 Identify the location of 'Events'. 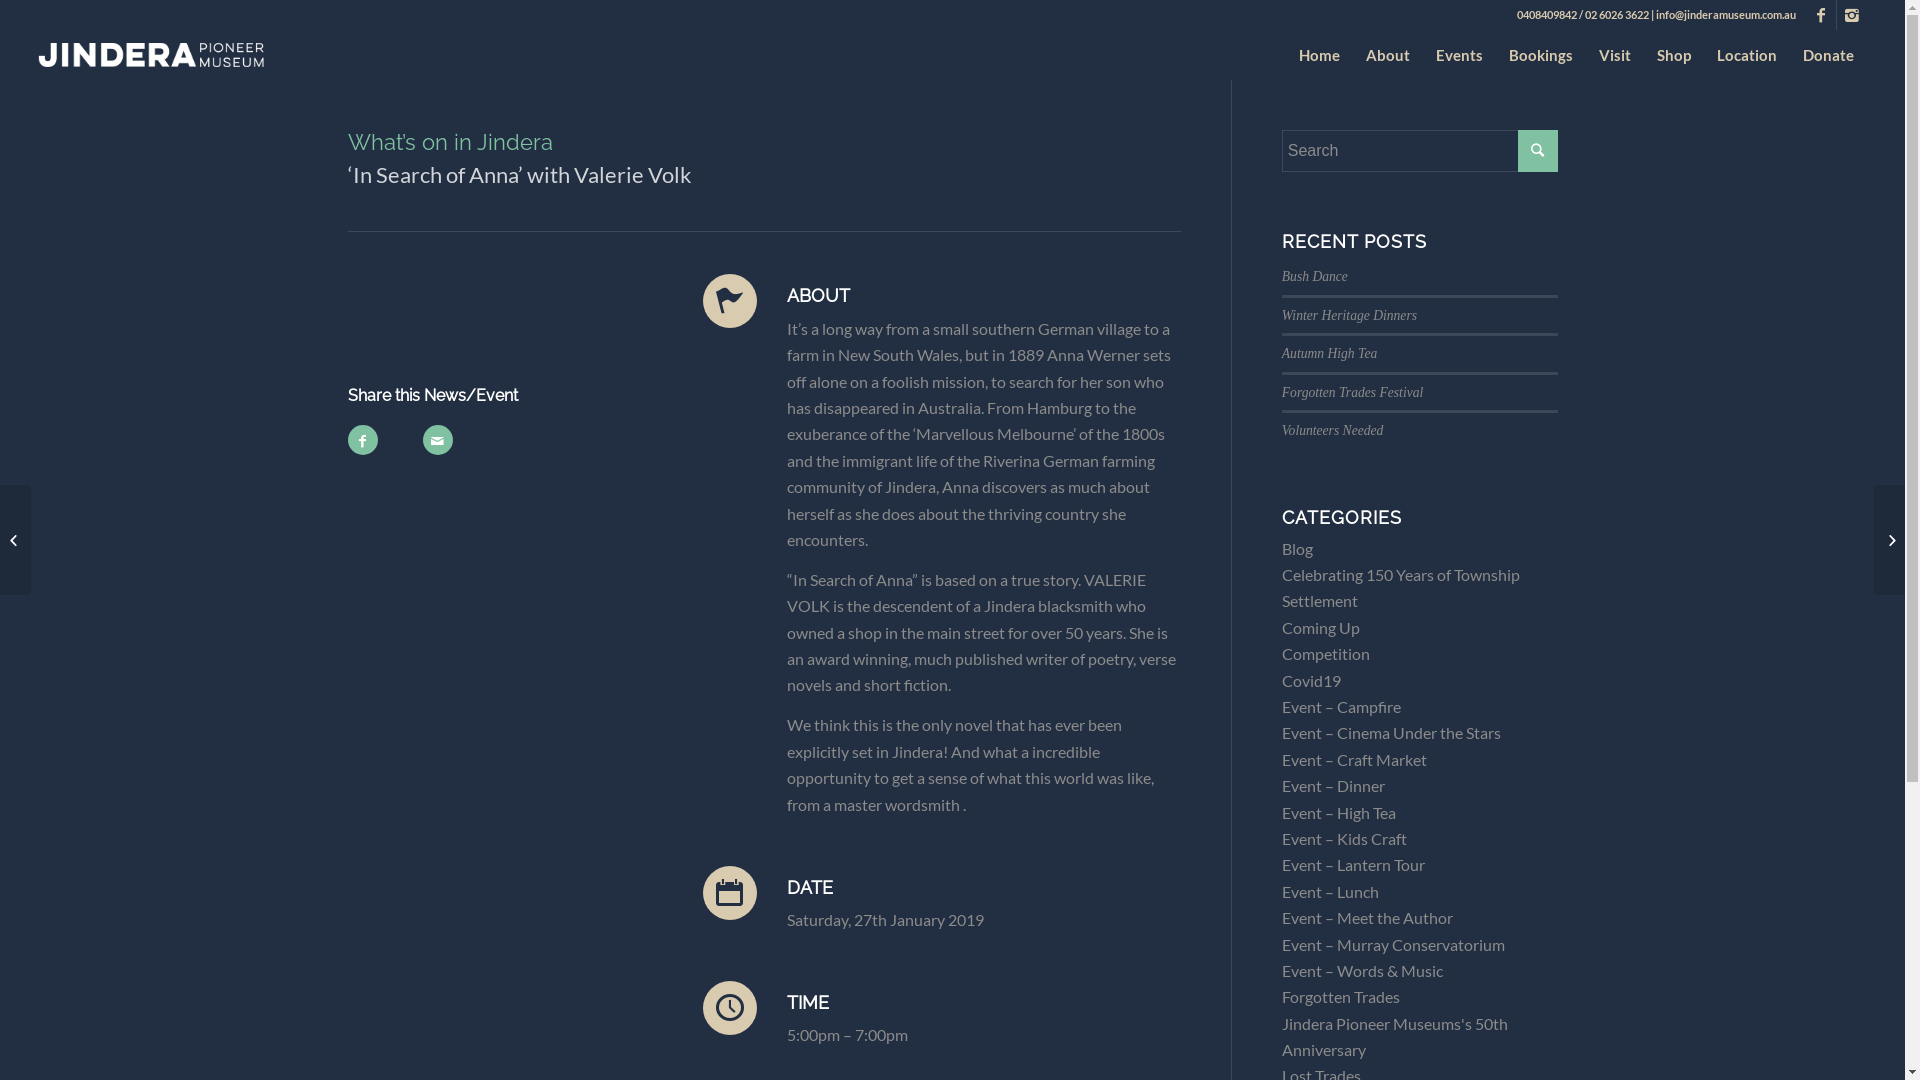
(1459, 53).